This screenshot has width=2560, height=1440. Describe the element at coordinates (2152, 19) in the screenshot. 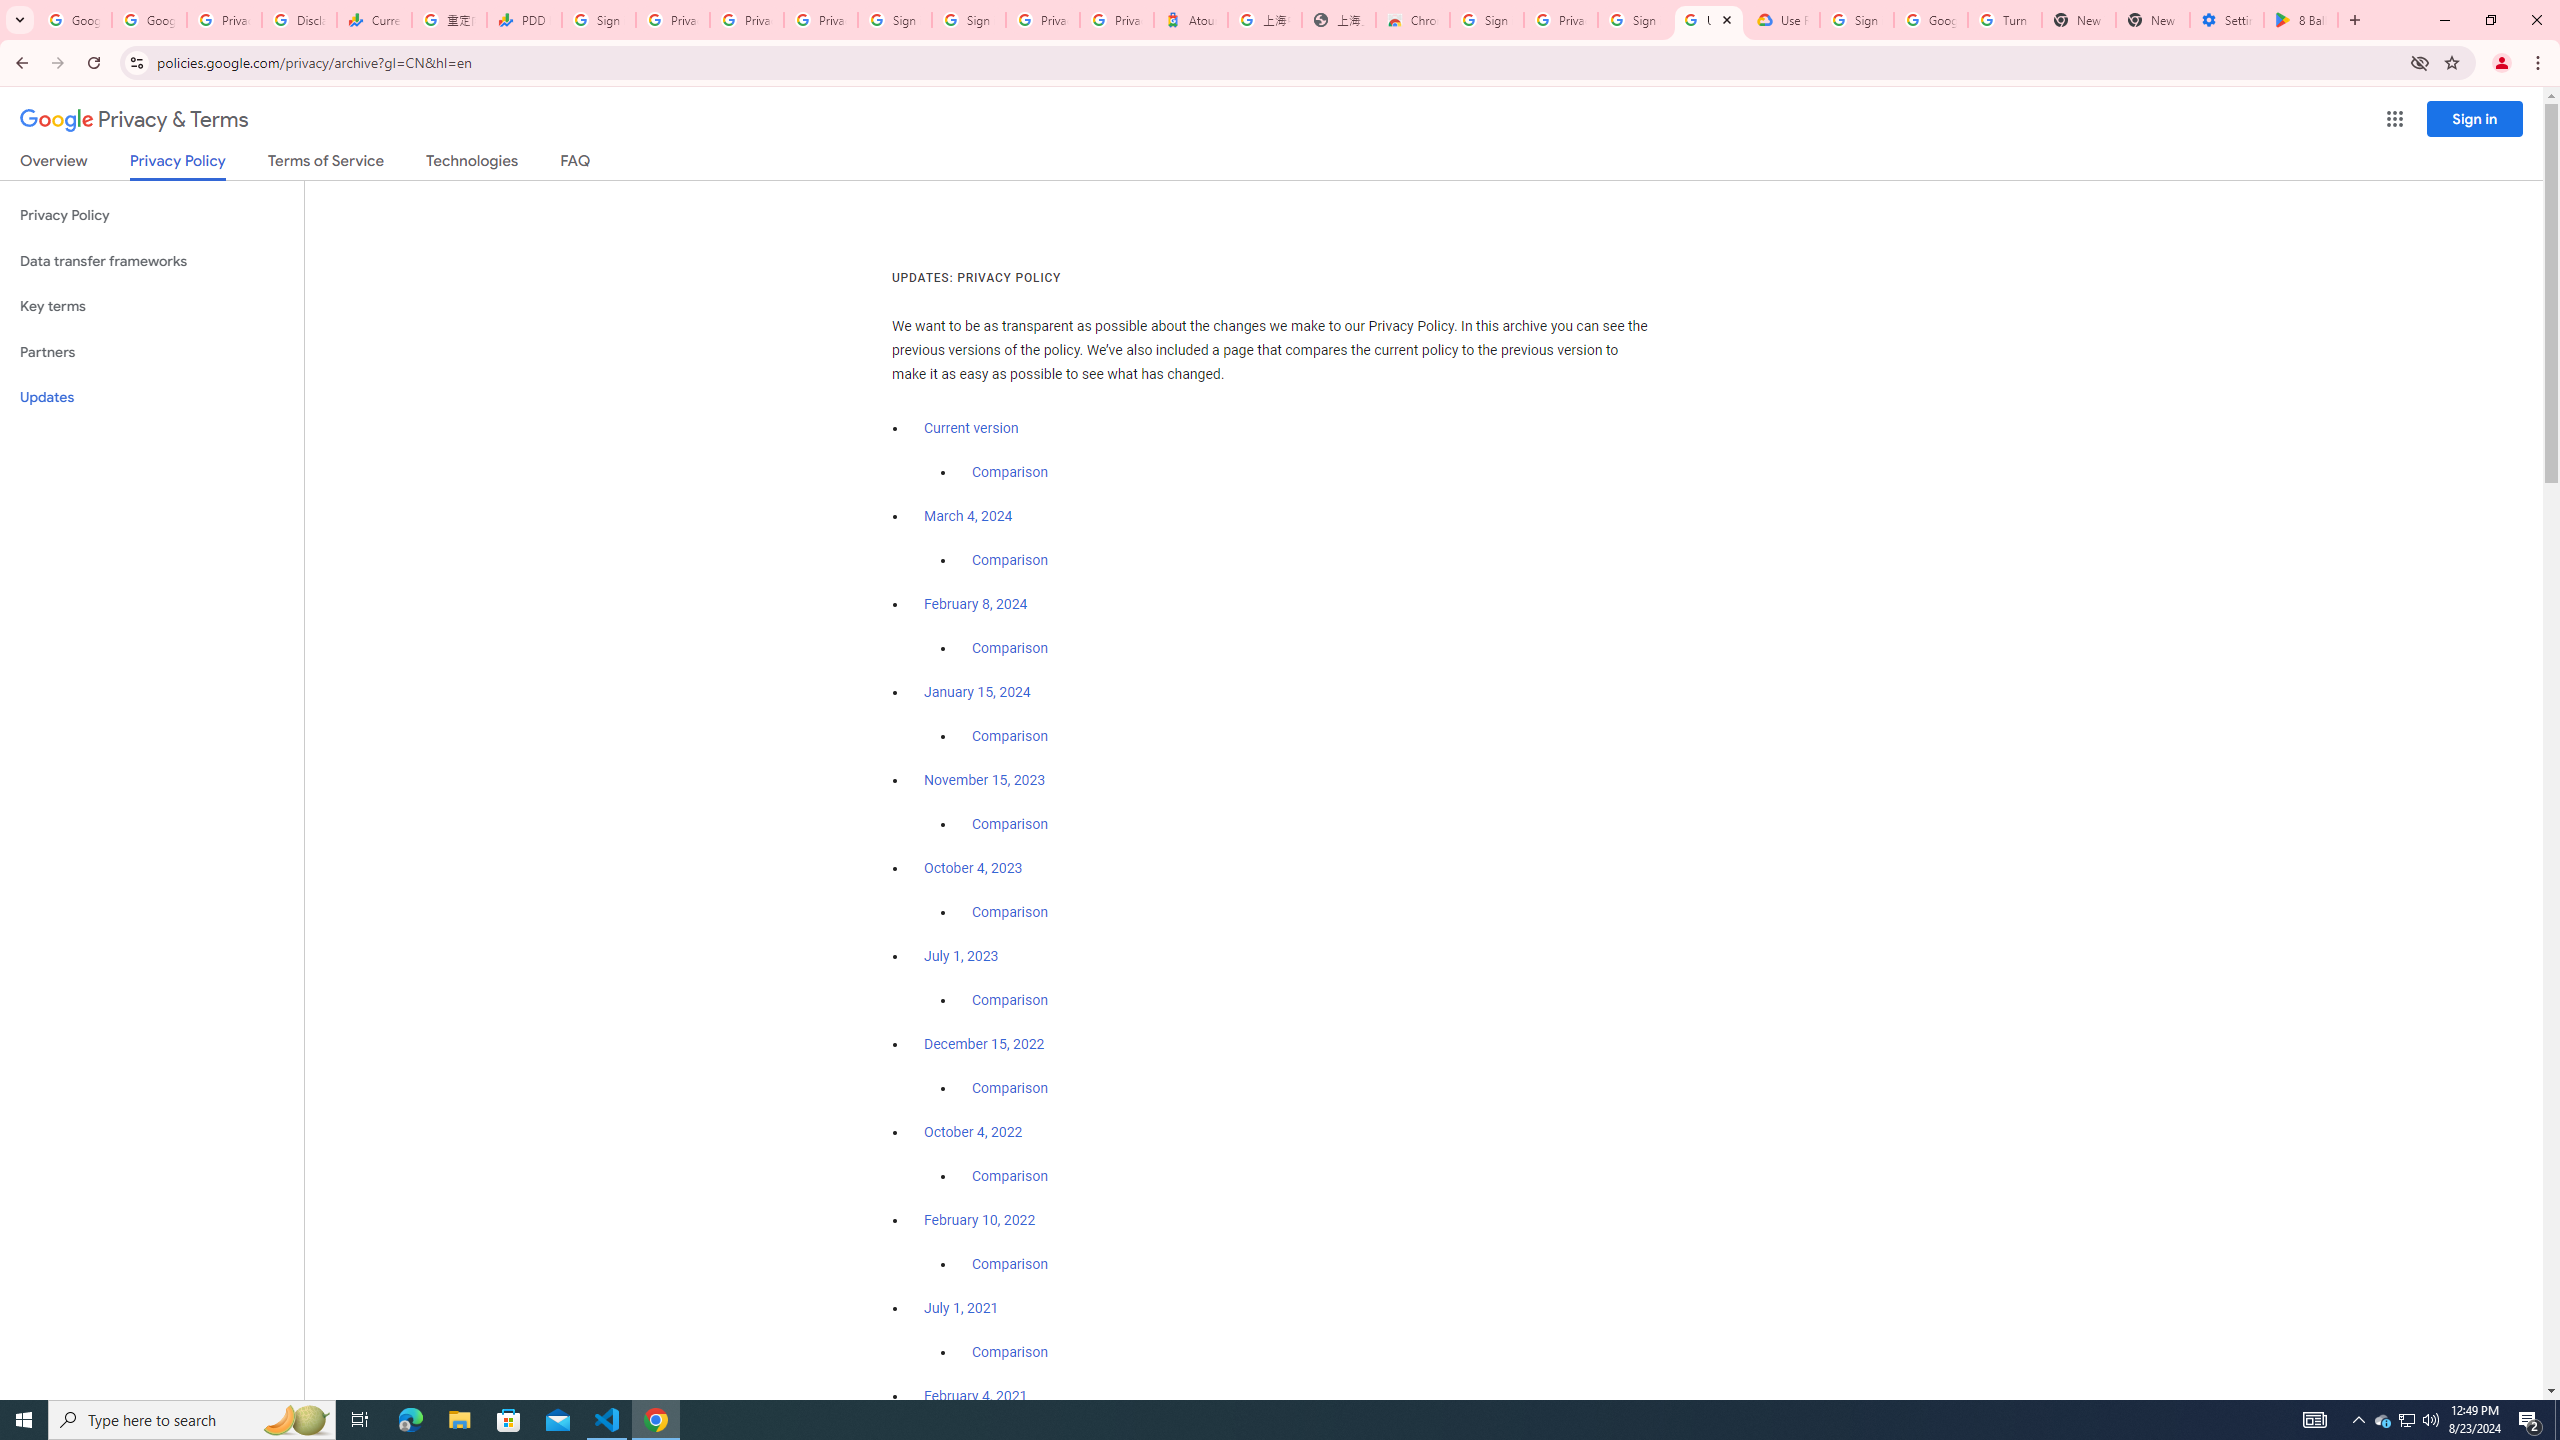

I see `'New Tab'` at that location.